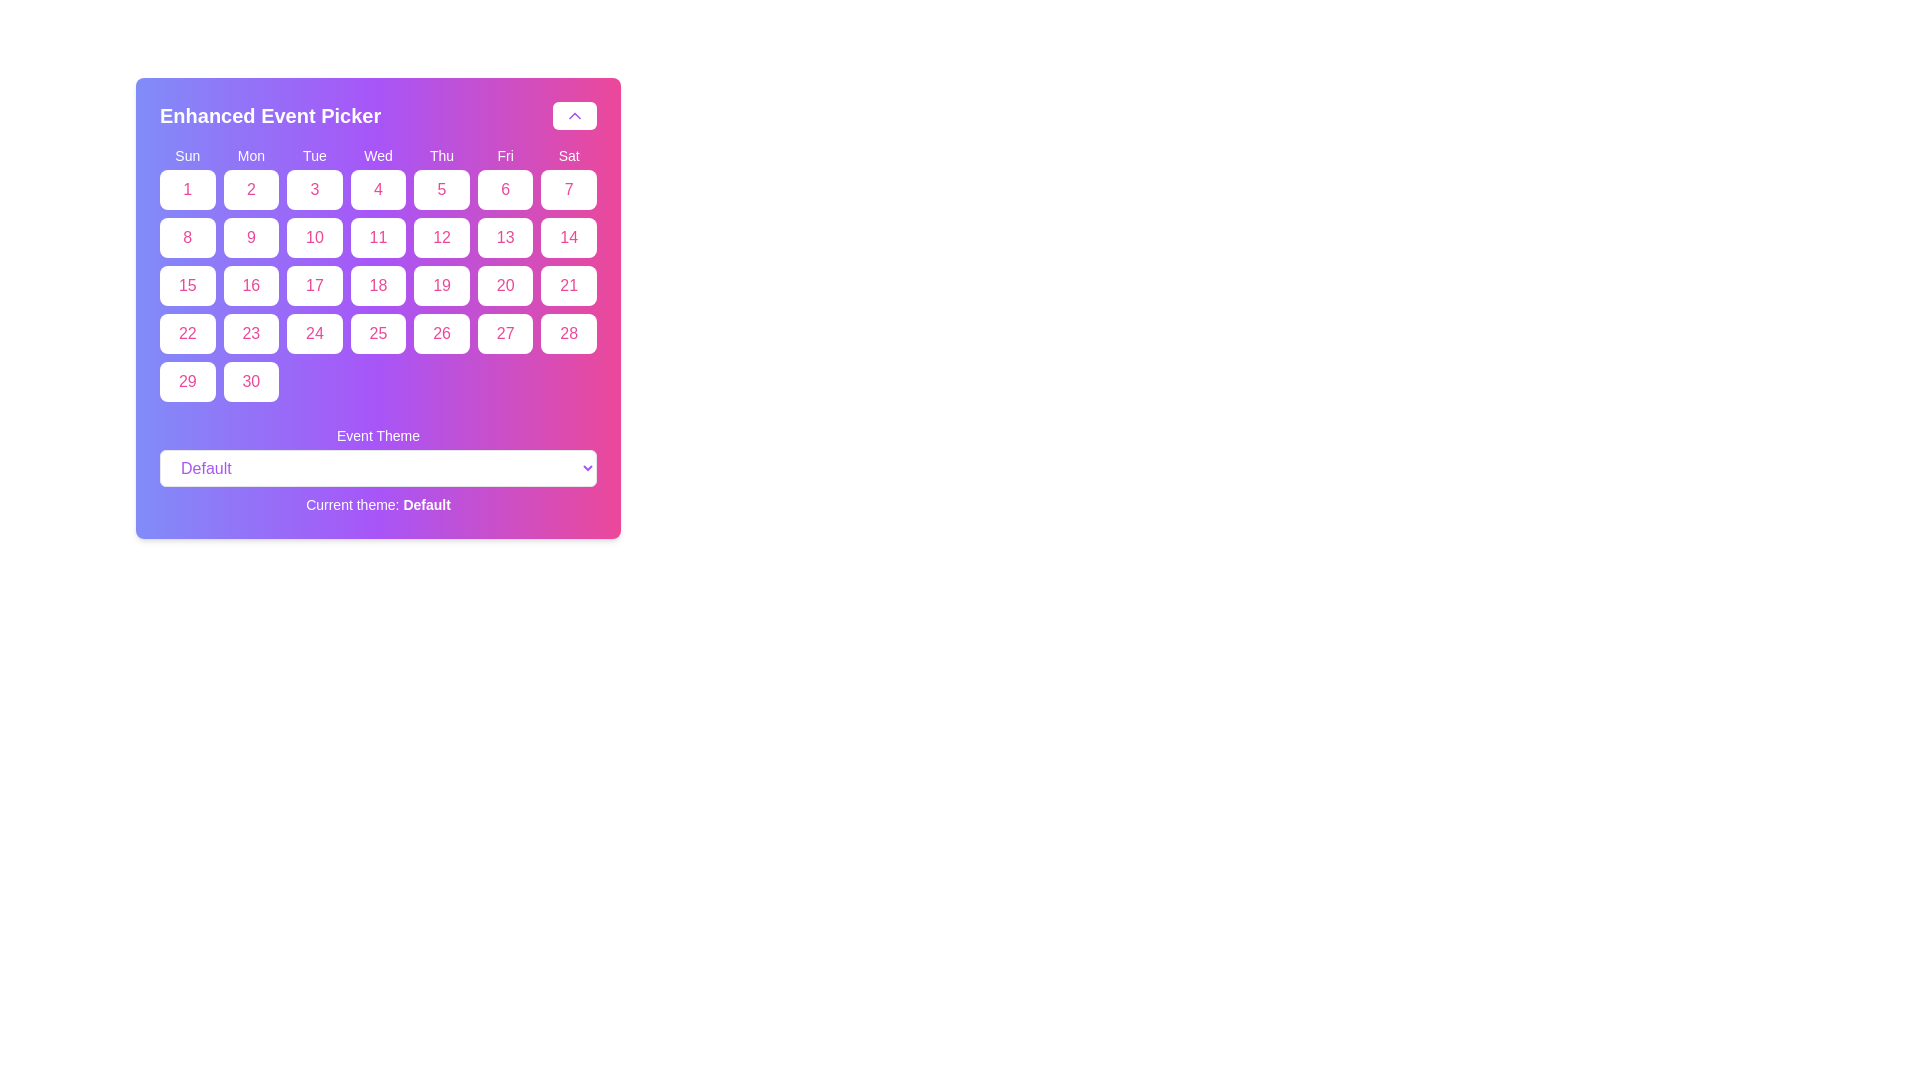  Describe the element at coordinates (440, 189) in the screenshot. I see `the button with the text '5' in the top row of the 7-column grid layout` at that location.